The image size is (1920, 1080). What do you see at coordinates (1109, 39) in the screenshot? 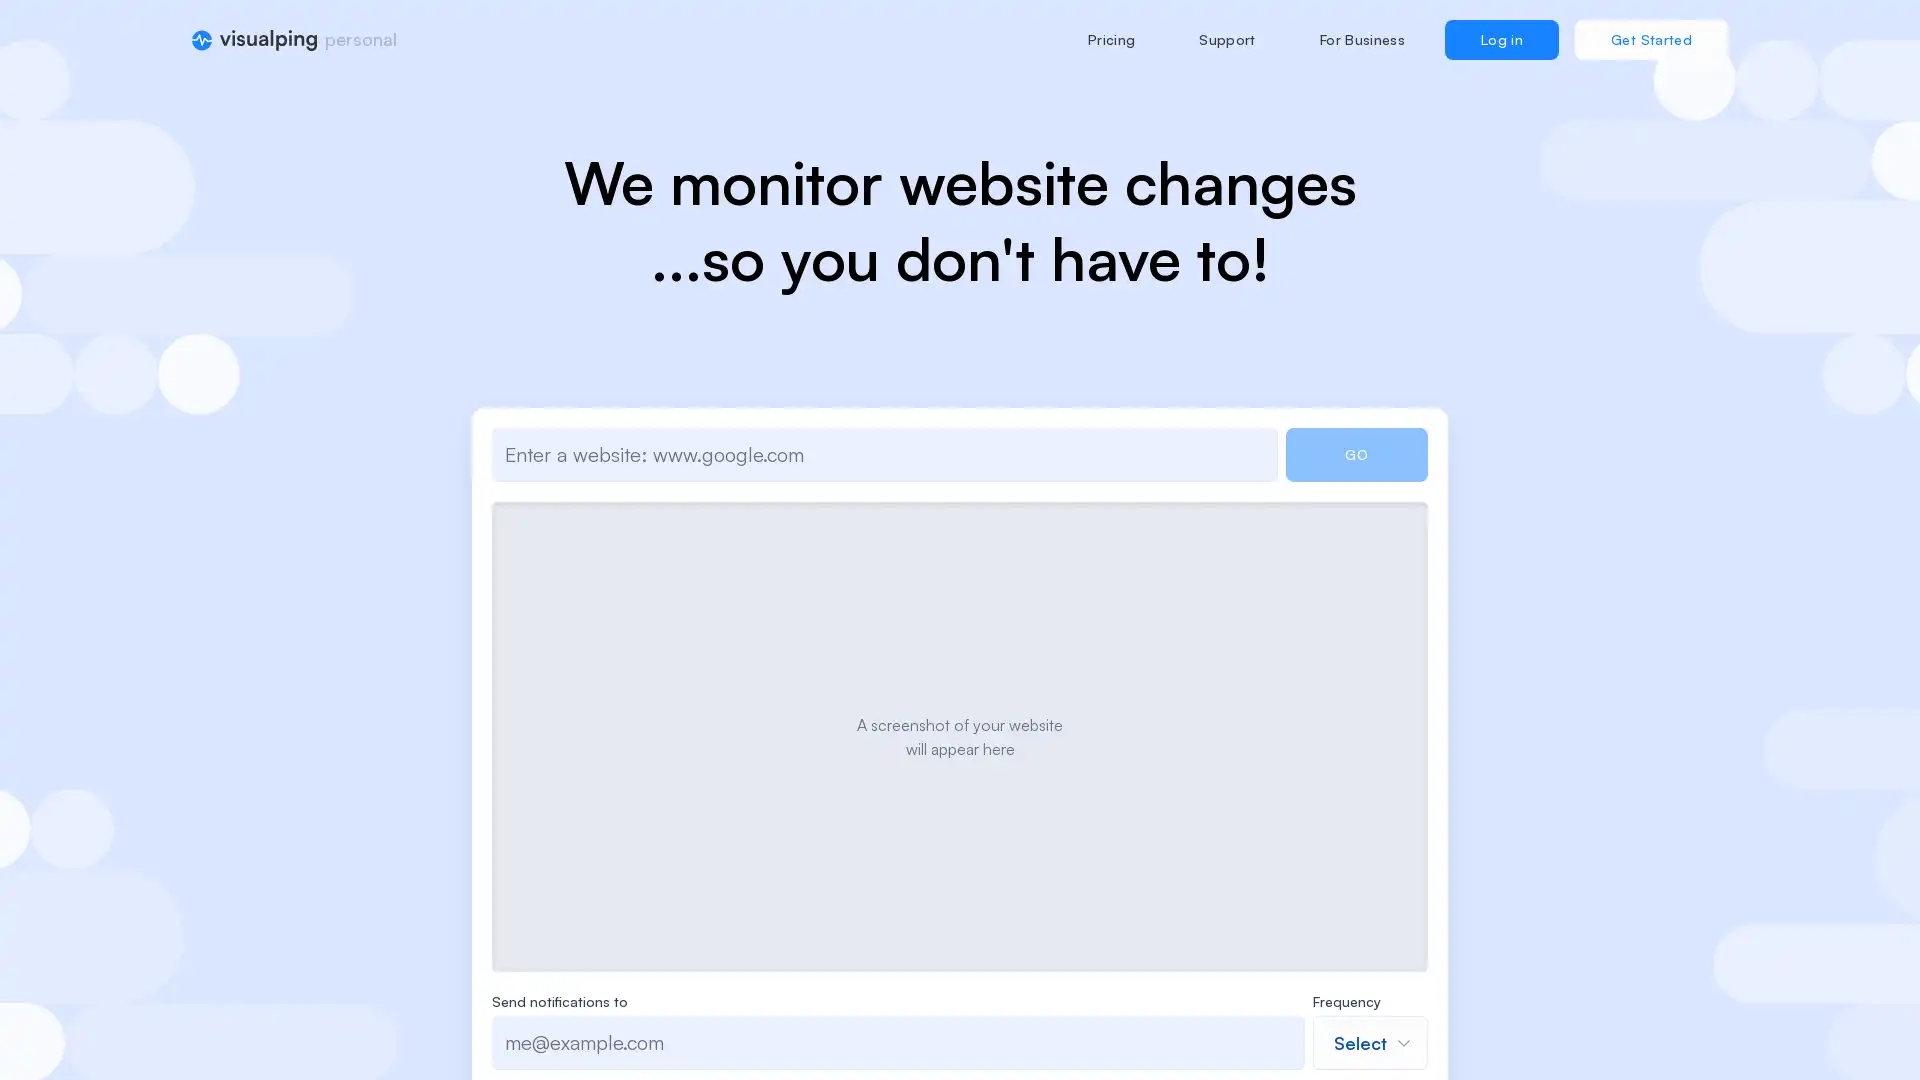
I see `Pricing` at bounding box center [1109, 39].